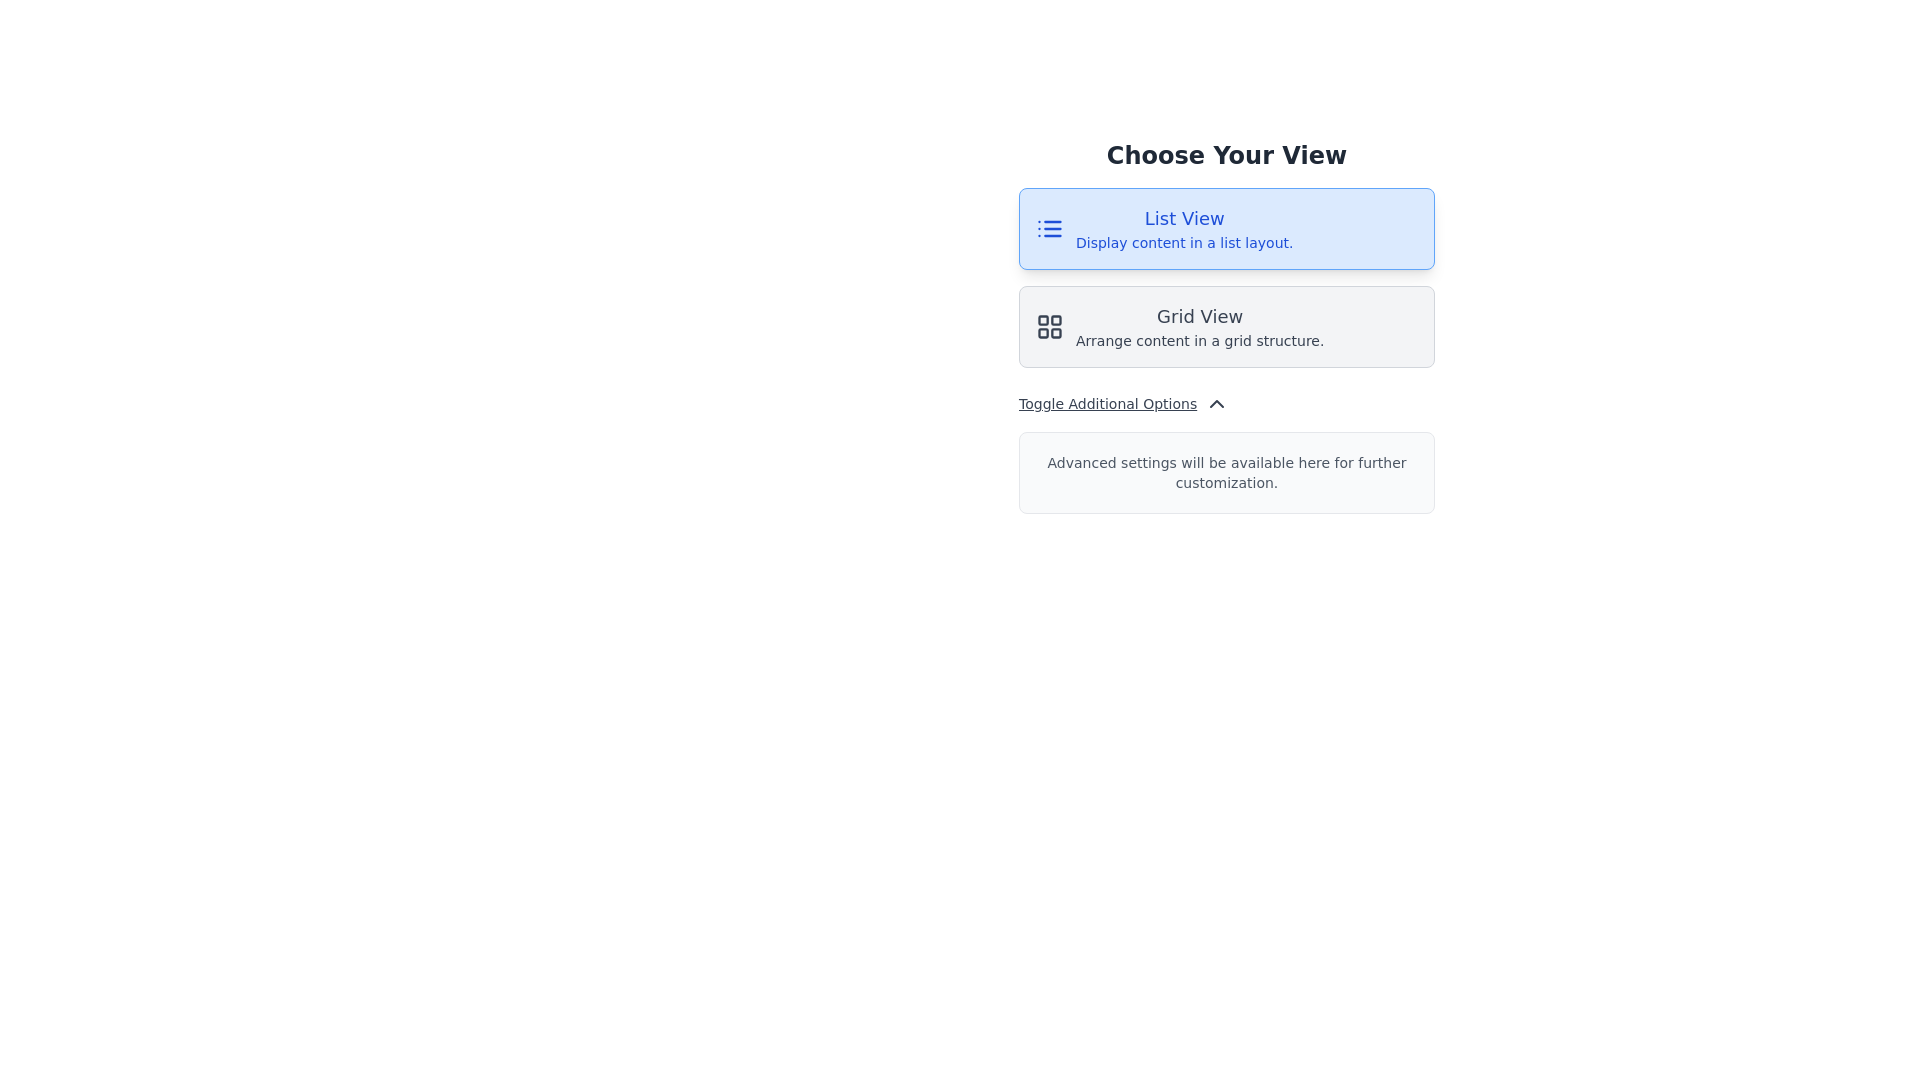 This screenshot has width=1920, height=1080. I want to click on the Informational Text Box with a light gray background that contains the text 'Advanced settings will be available here for further customization.', so click(1226, 473).